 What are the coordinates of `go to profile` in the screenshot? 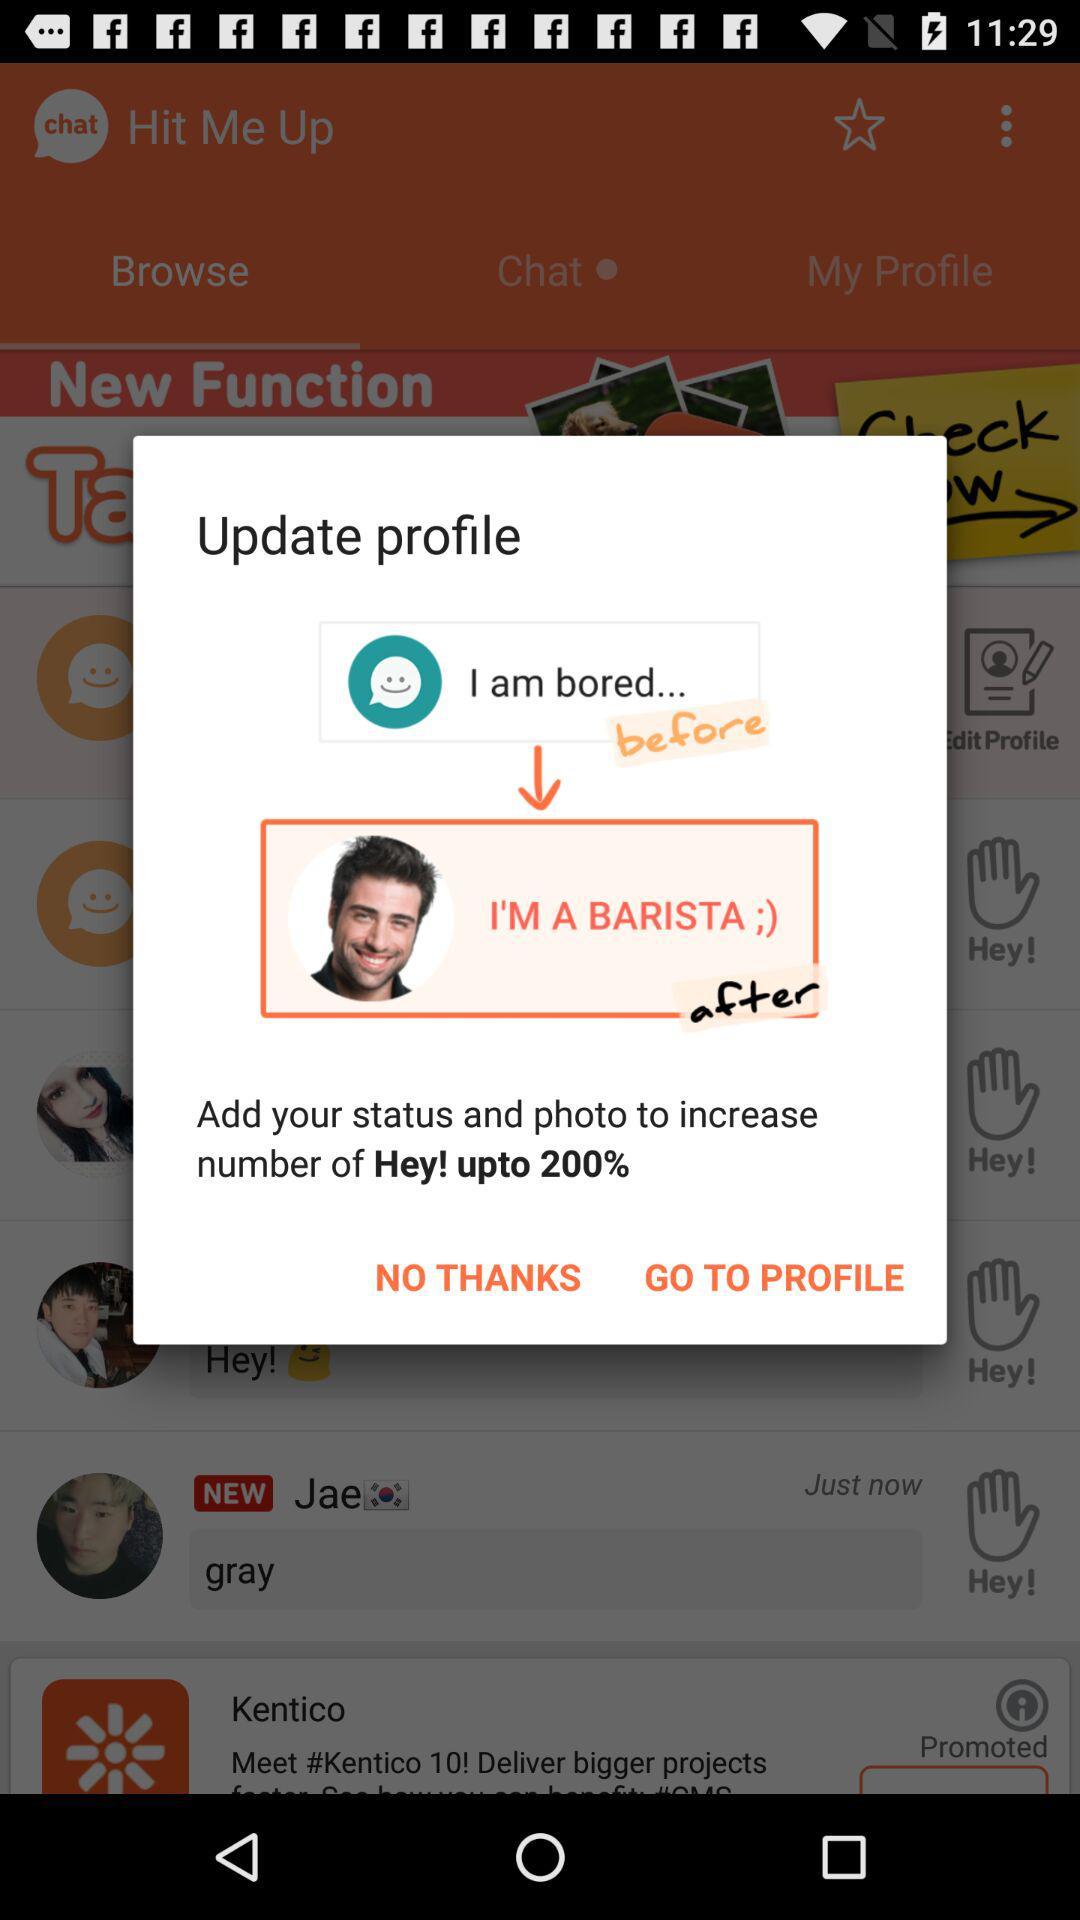 It's located at (773, 1275).